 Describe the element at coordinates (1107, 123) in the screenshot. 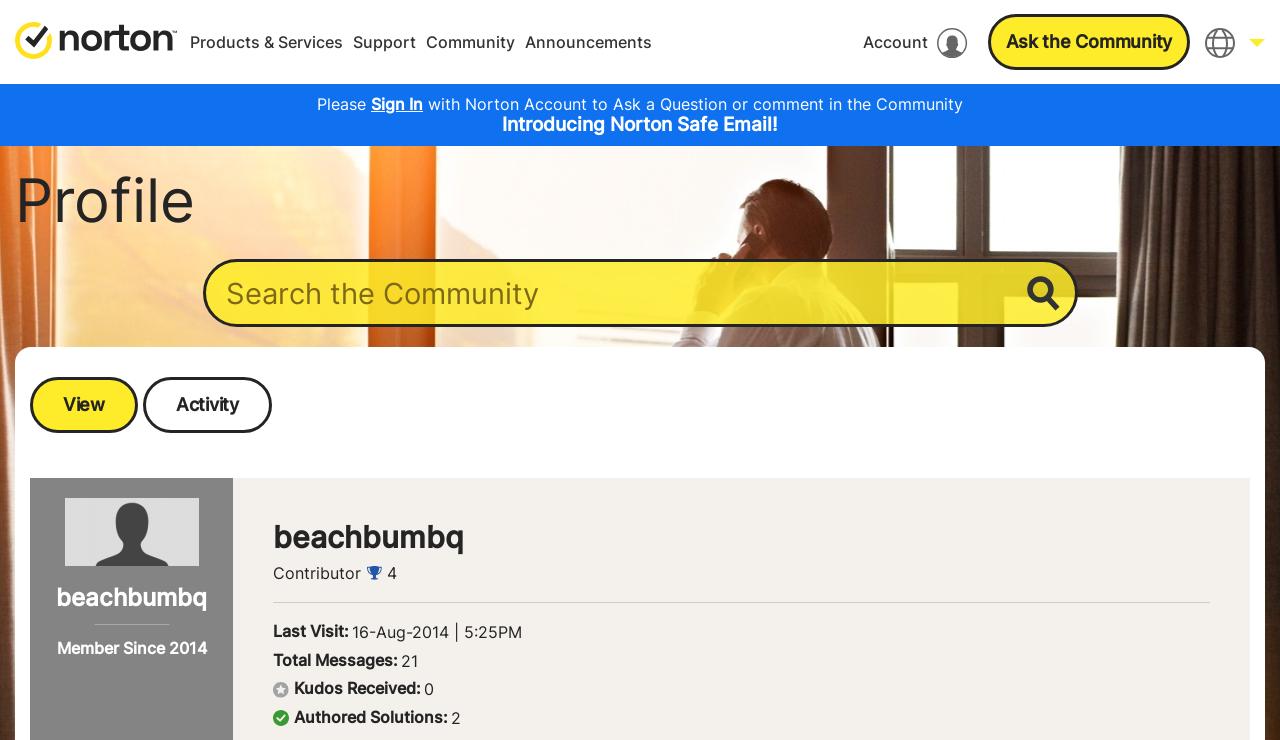

I see `'English'` at that location.